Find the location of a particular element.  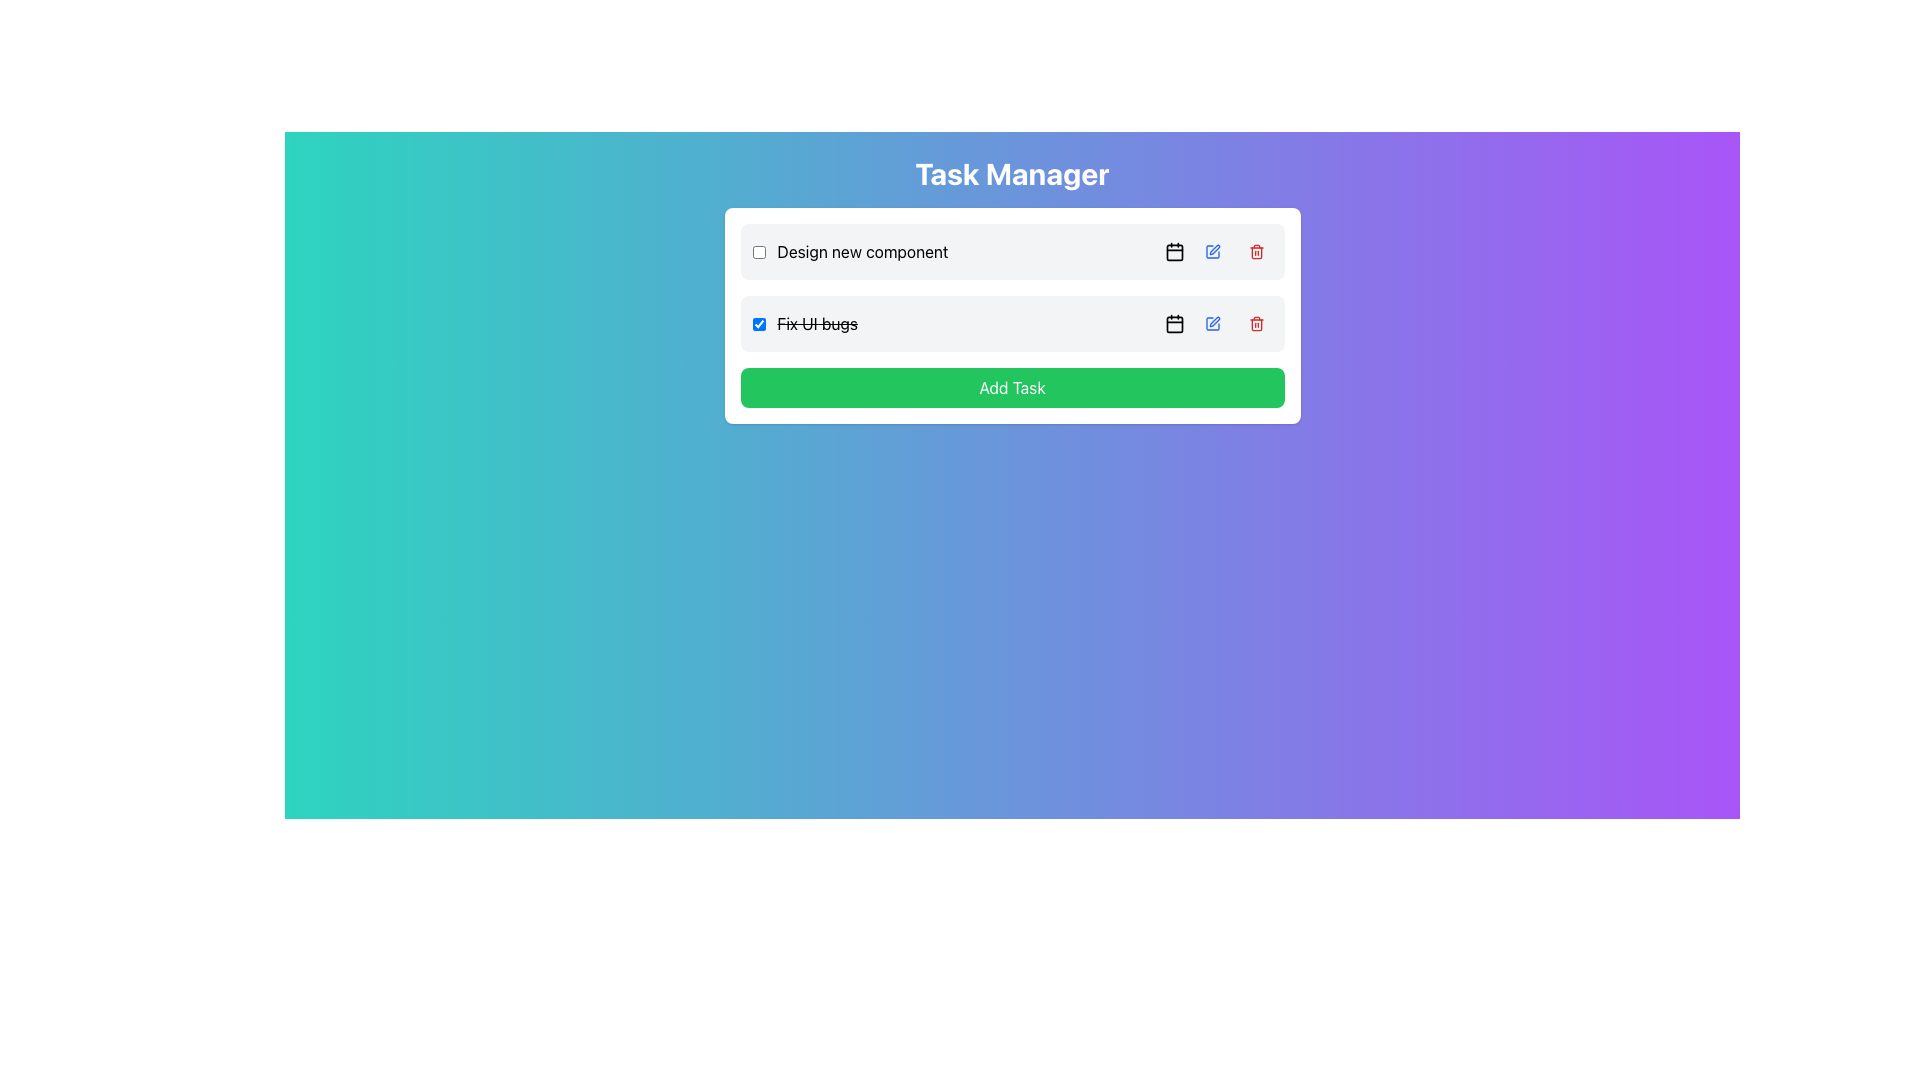

to select the first task item in the task manager interface, located directly above the task item labeled 'Fix UI bugs' is located at coordinates (1012, 250).